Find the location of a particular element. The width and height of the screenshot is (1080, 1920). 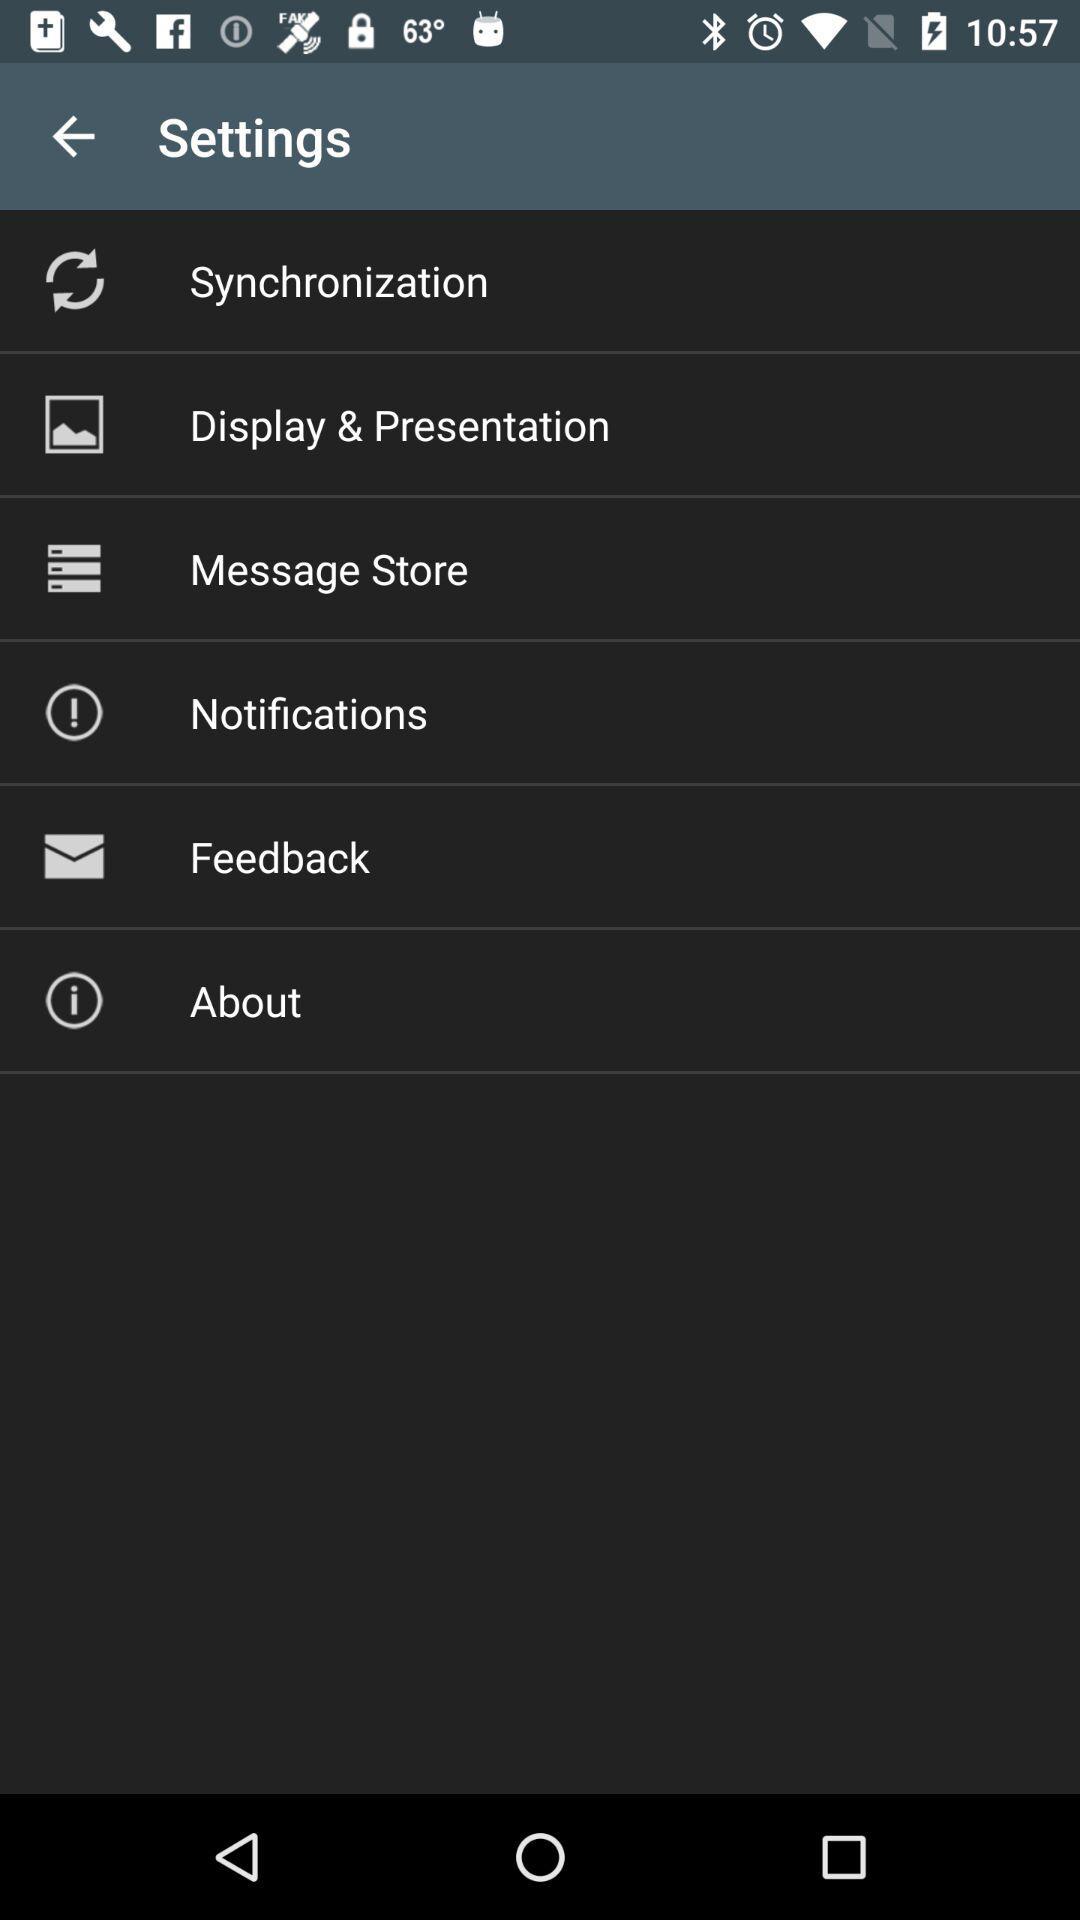

the synchronization is located at coordinates (338, 279).